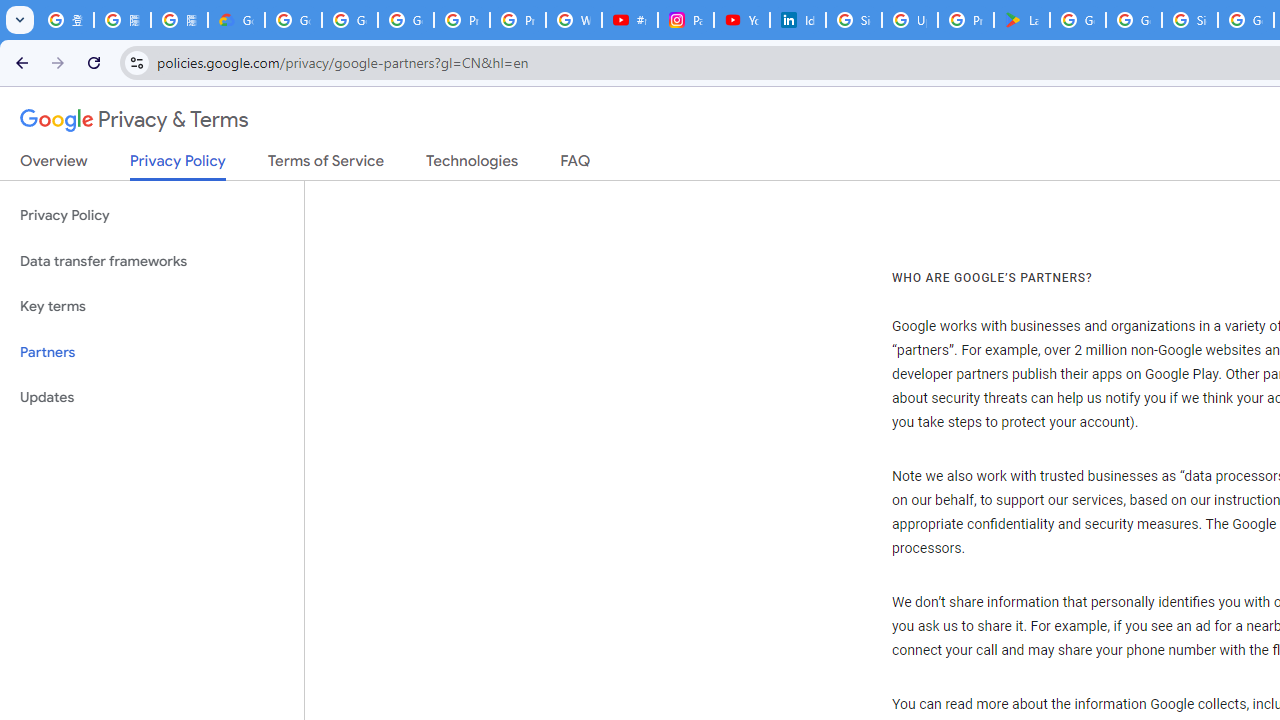  Describe the element at coordinates (151, 306) in the screenshot. I see `'Key terms'` at that location.